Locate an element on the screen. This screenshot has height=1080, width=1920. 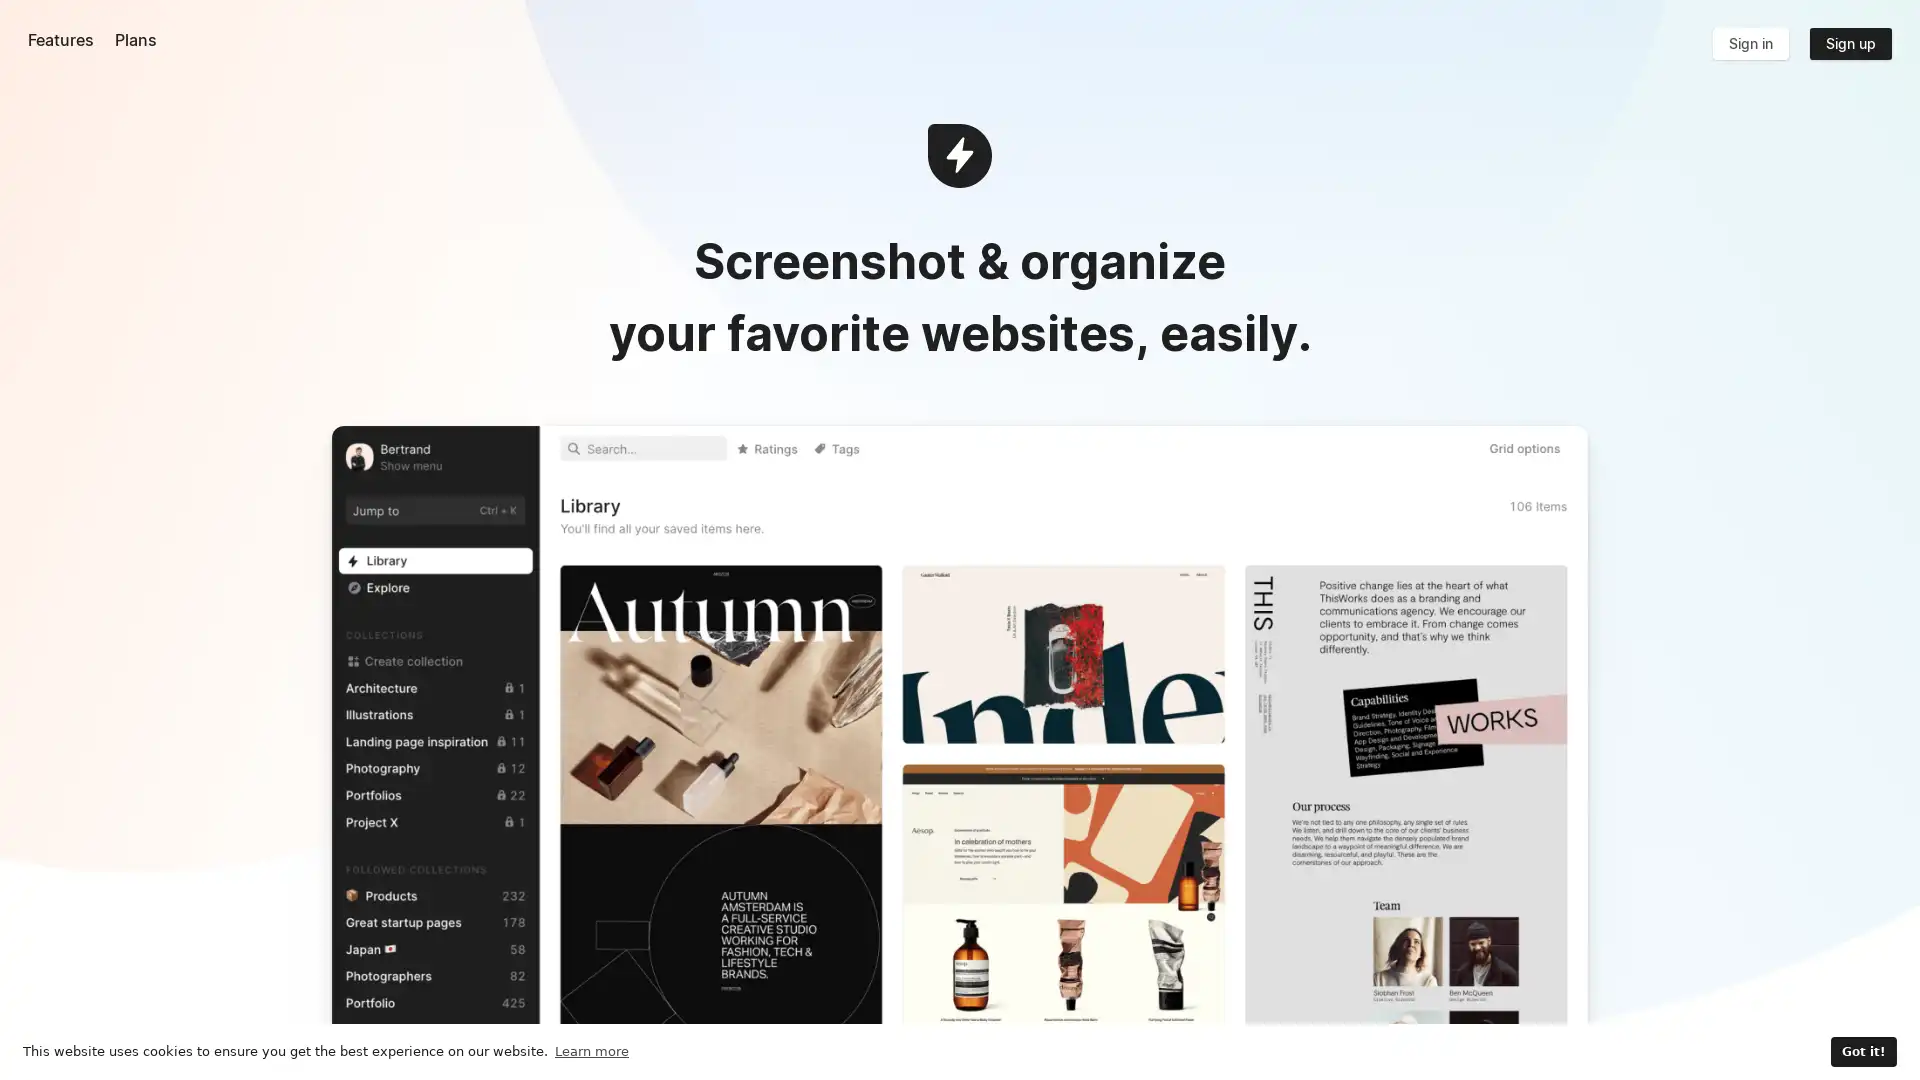
Sign in is located at coordinates (1749, 43).